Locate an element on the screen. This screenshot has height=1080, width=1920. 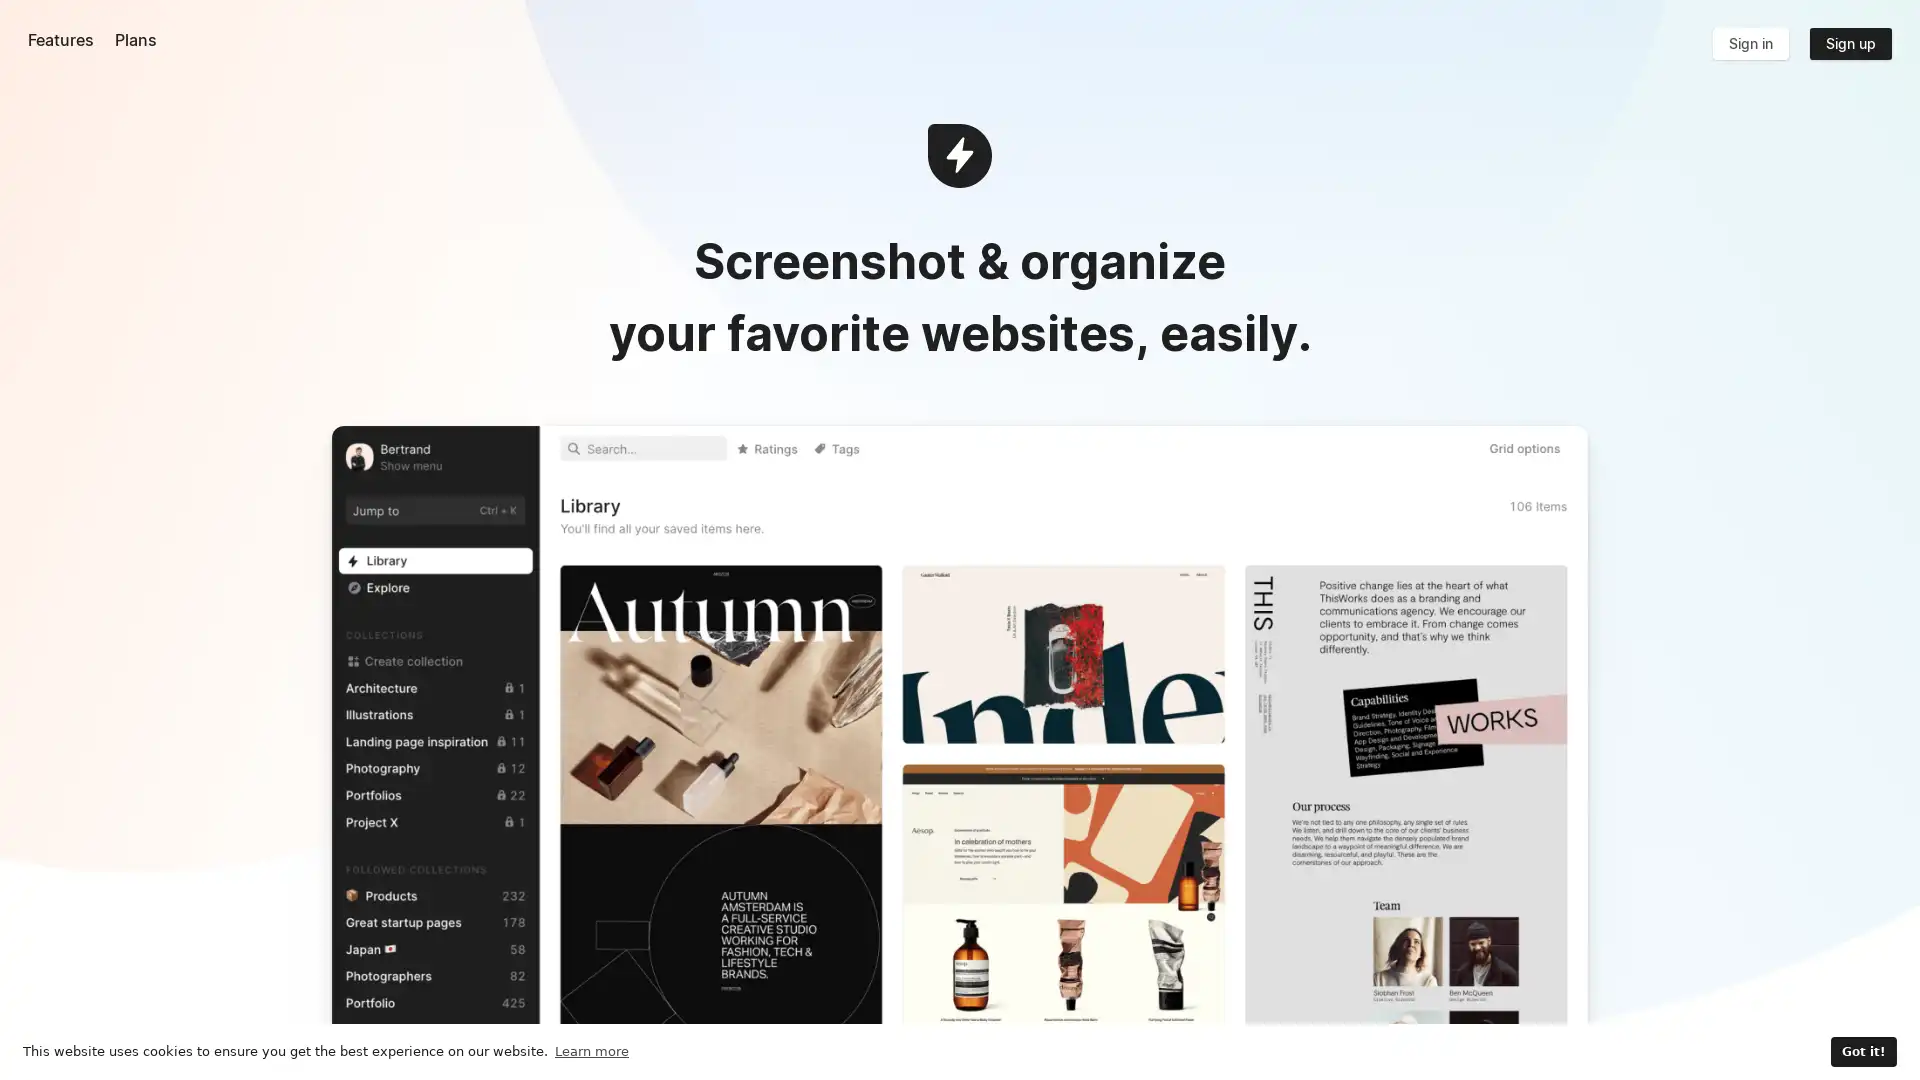
Sign in is located at coordinates (1749, 43).